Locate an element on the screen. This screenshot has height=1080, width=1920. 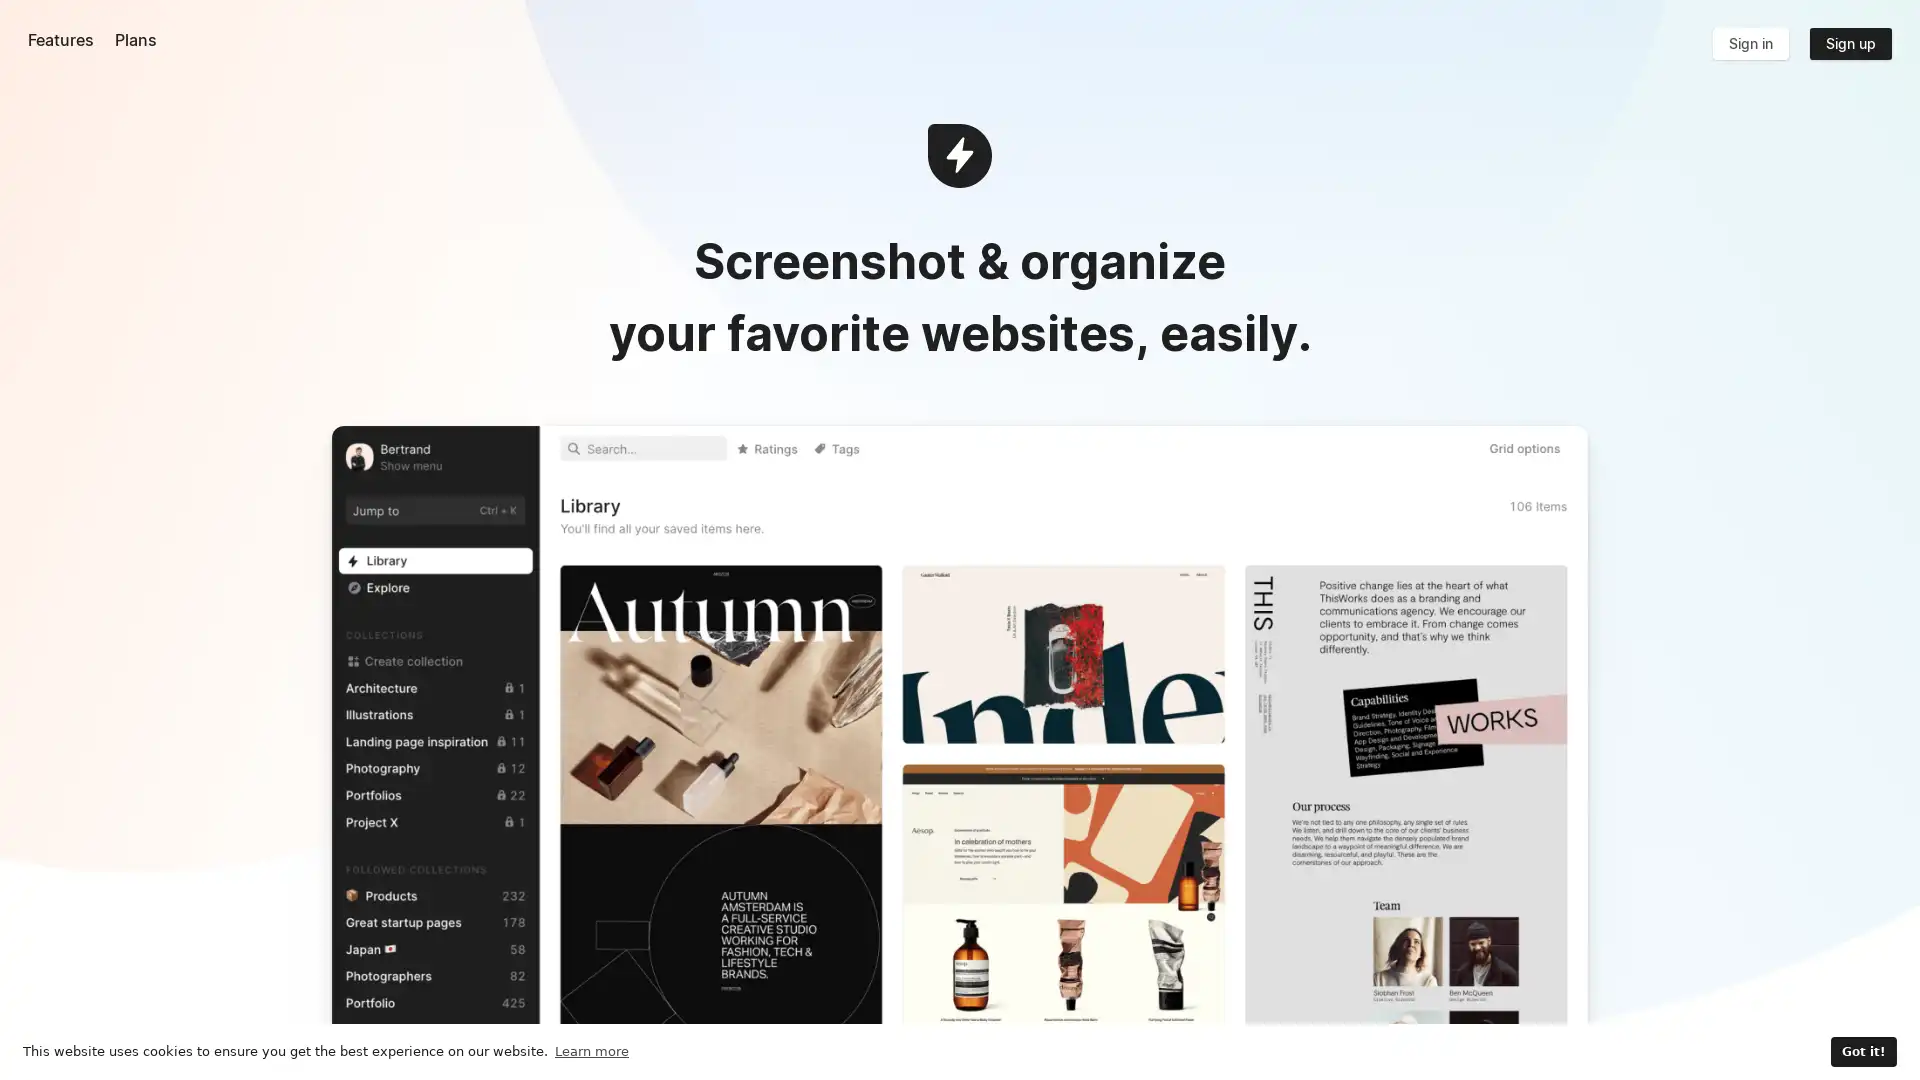
Sign in is located at coordinates (1749, 43).